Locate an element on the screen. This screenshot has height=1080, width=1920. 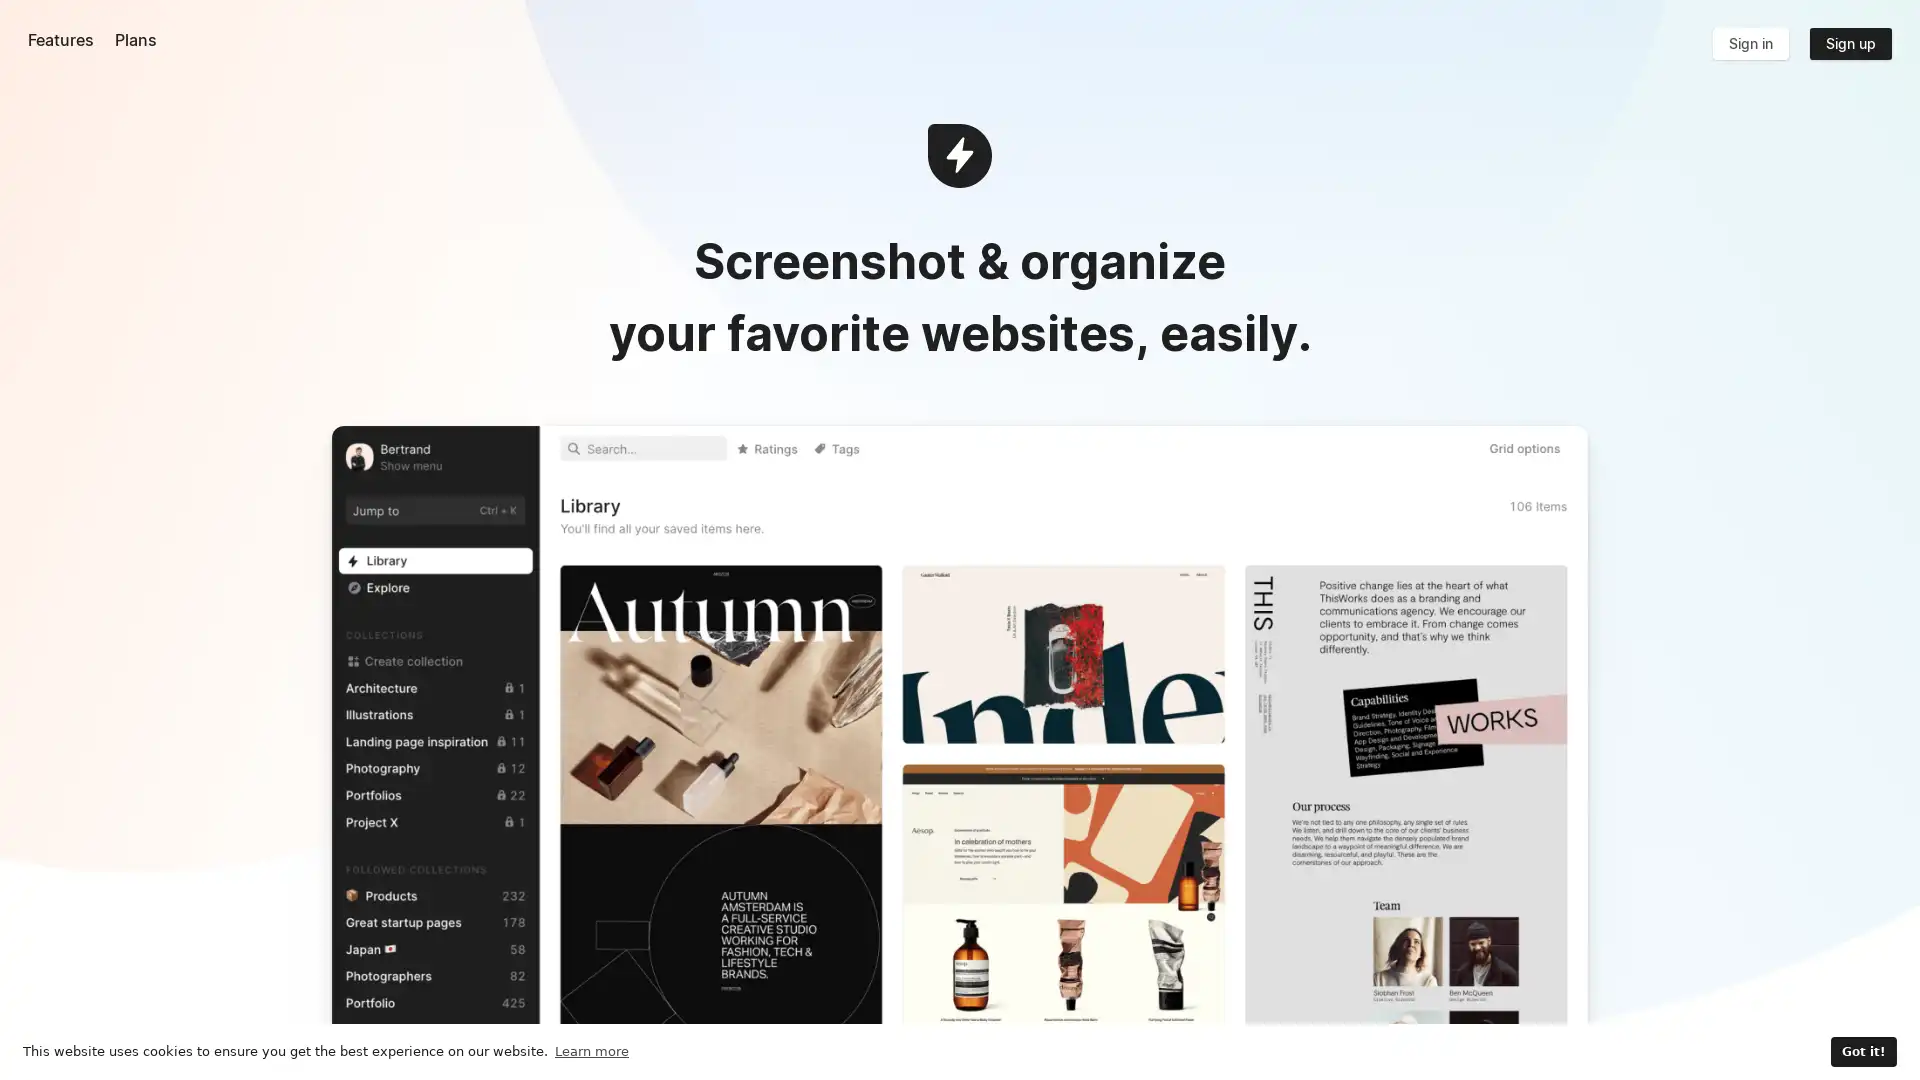
Sign in is located at coordinates (1749, 43).